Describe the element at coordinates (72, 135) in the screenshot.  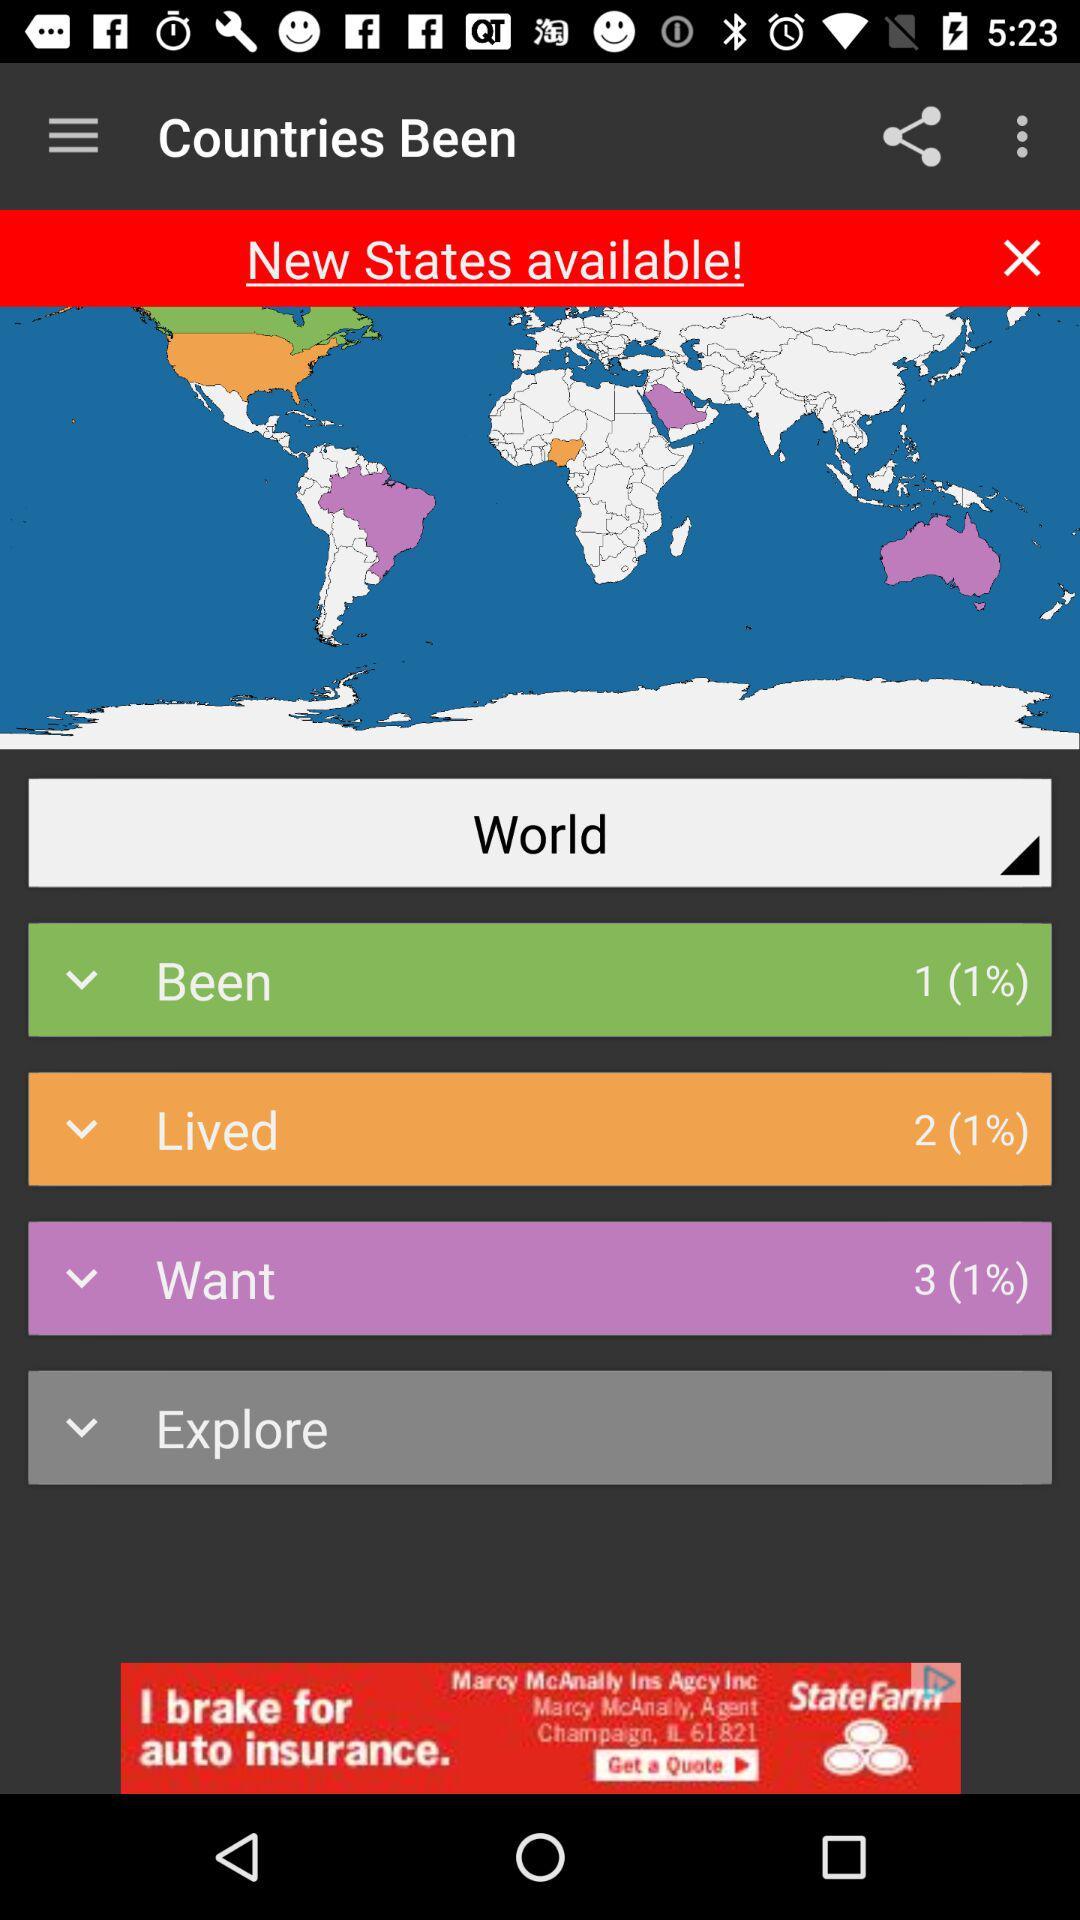
I see `menu button` at that location.